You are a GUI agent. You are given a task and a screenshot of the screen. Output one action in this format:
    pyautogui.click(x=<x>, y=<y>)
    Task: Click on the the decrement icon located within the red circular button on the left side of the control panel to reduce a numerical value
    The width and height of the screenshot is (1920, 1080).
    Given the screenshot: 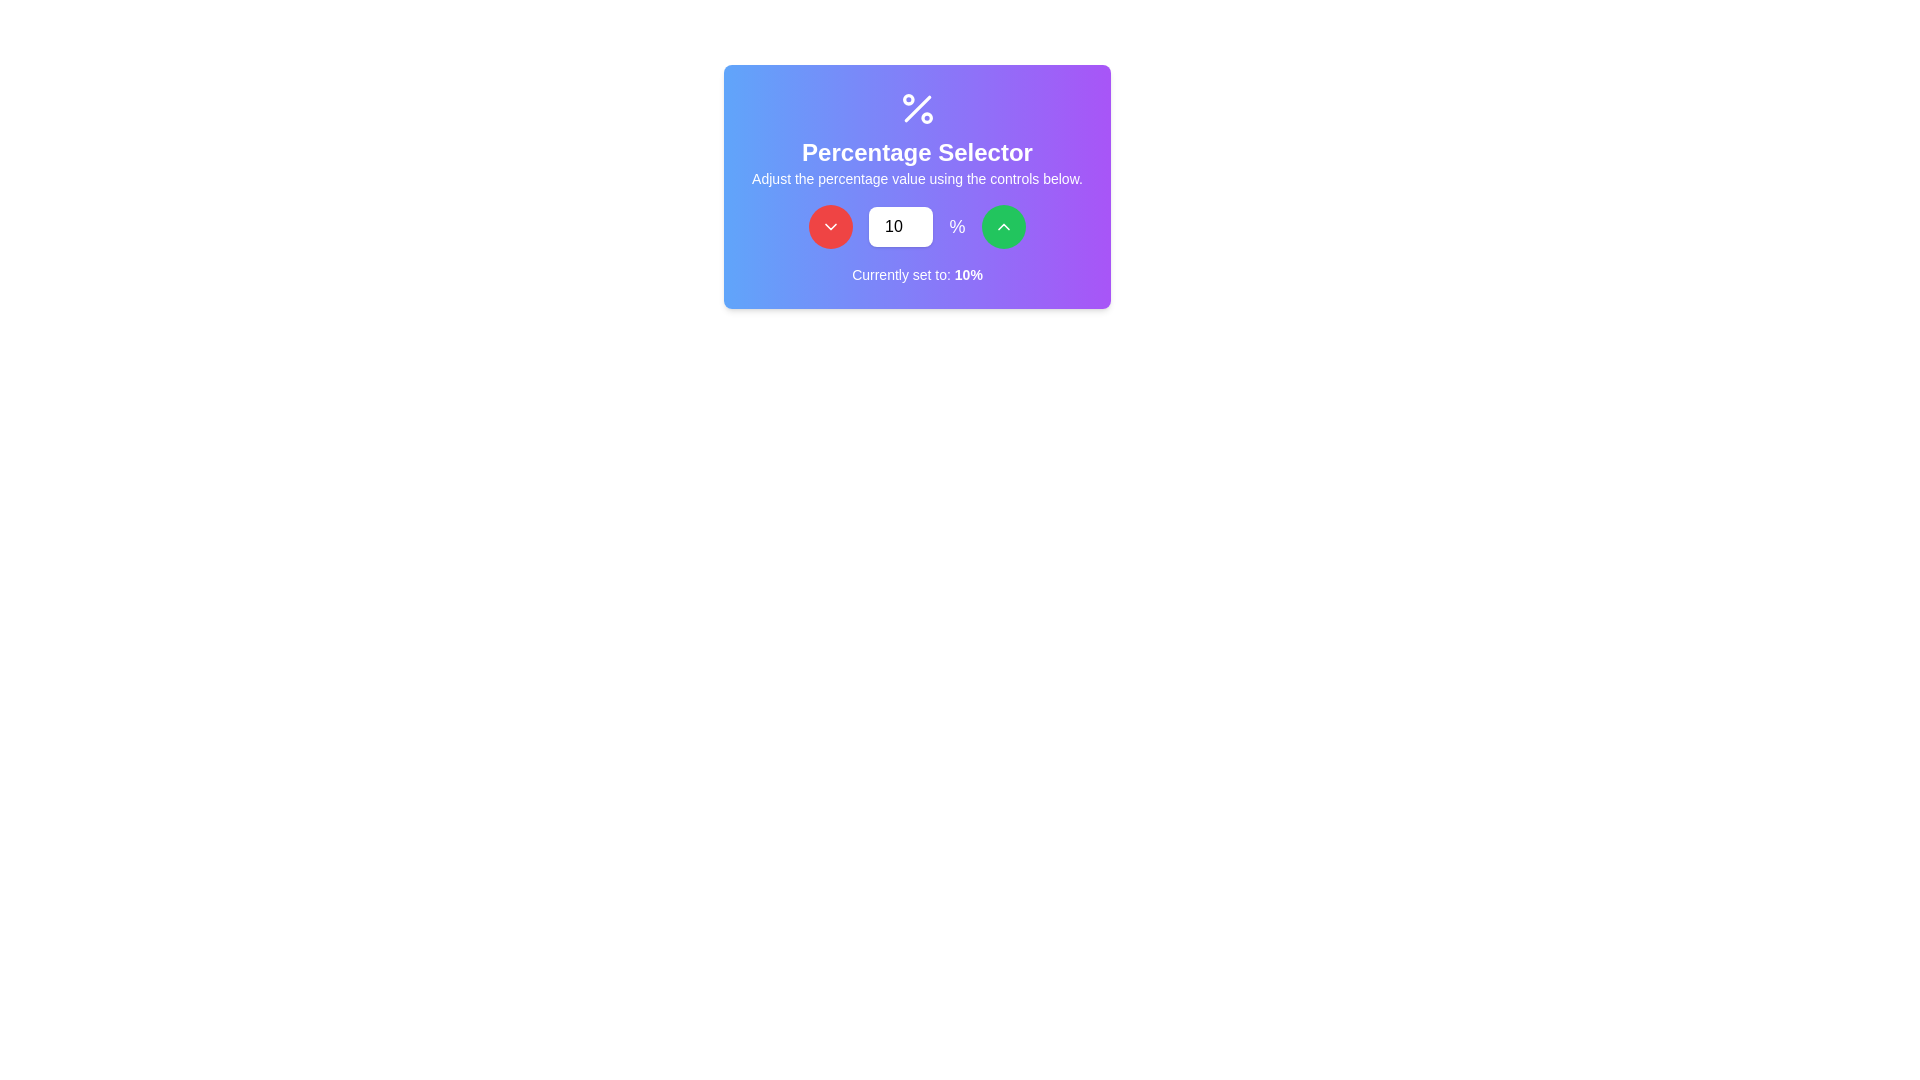 What is the action you would take?
    pyautogui.click(x=831, y=226)
    